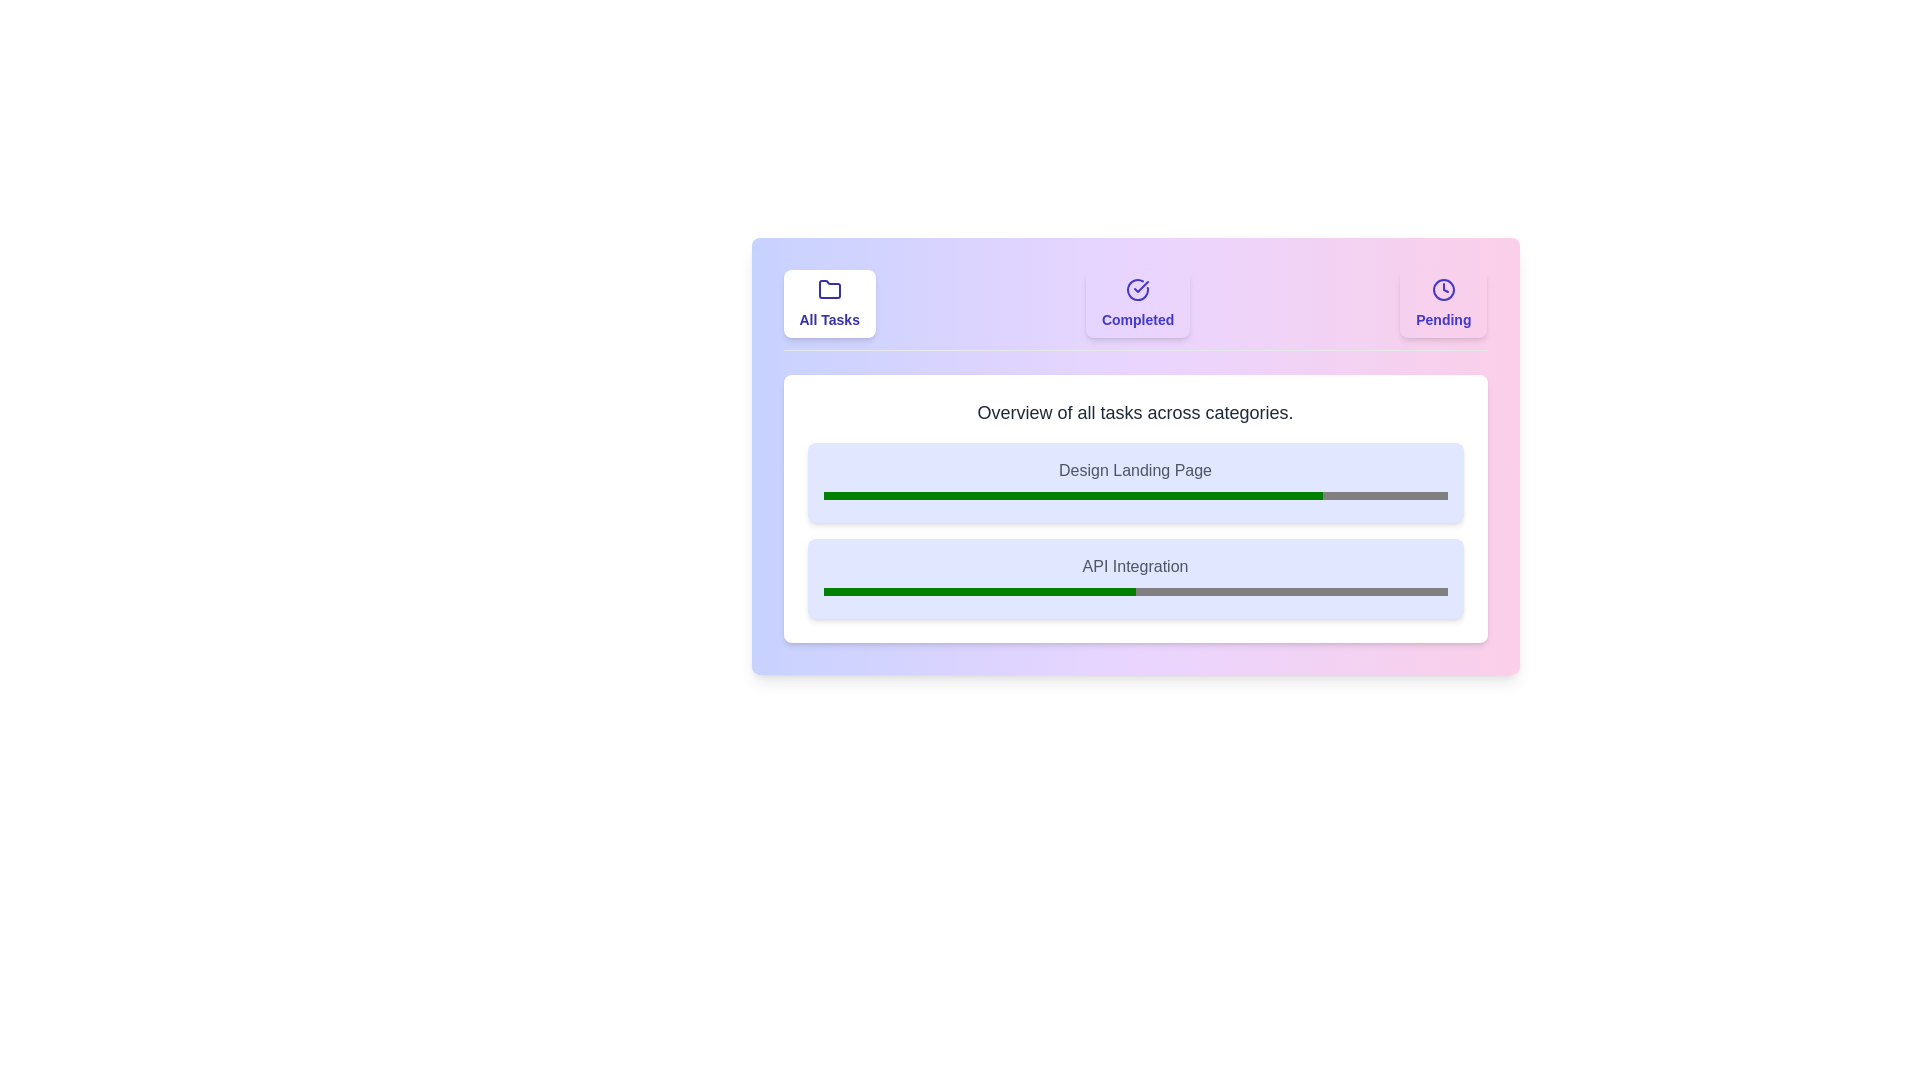 The height and width of the screenshot is (1080, 1920). What do you see at coordinates (1135, 482) in the screenshot?
I see `task name 'Design Landing Page' from the progress bar with associated label, which has a light indigo background and is the first item in a vertical list` at bounding box center [1135, 482].